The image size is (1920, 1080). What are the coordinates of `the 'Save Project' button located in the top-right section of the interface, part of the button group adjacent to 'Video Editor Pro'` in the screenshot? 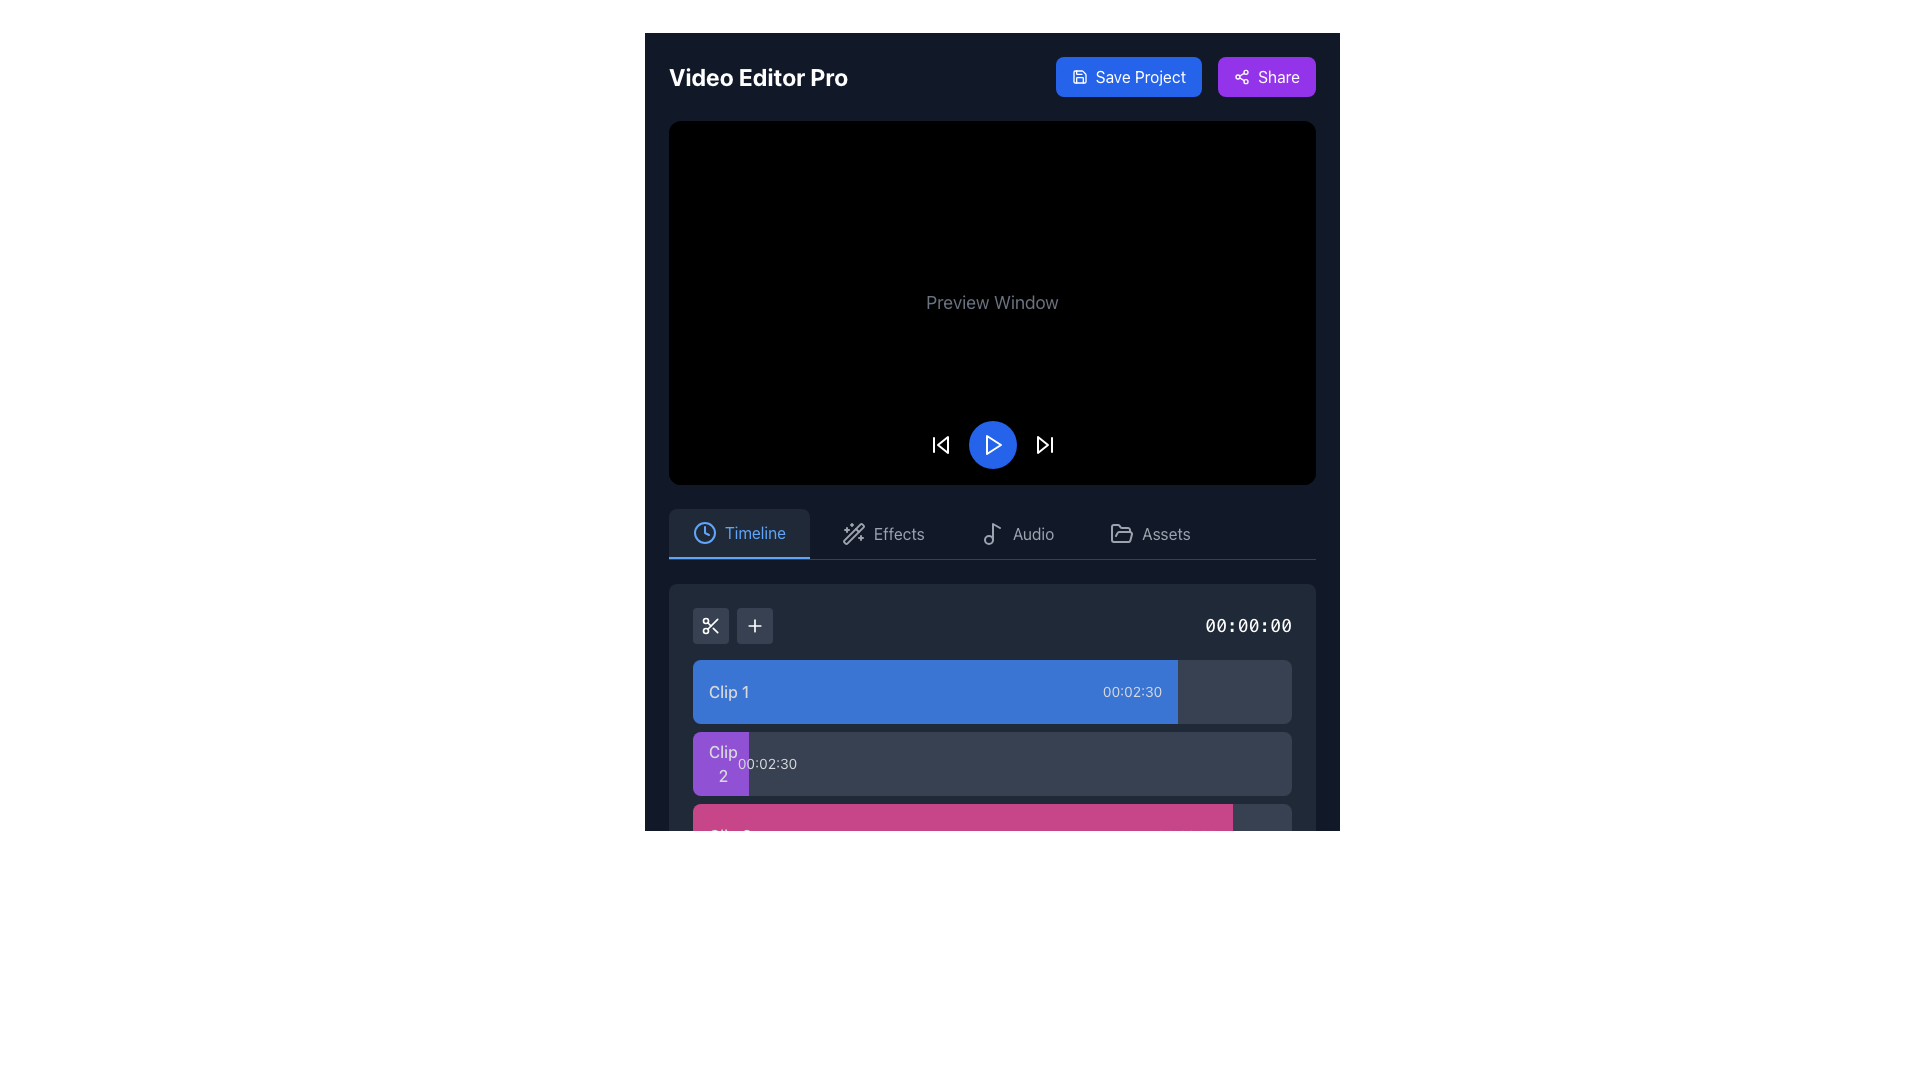 It's located at (1185, 76).